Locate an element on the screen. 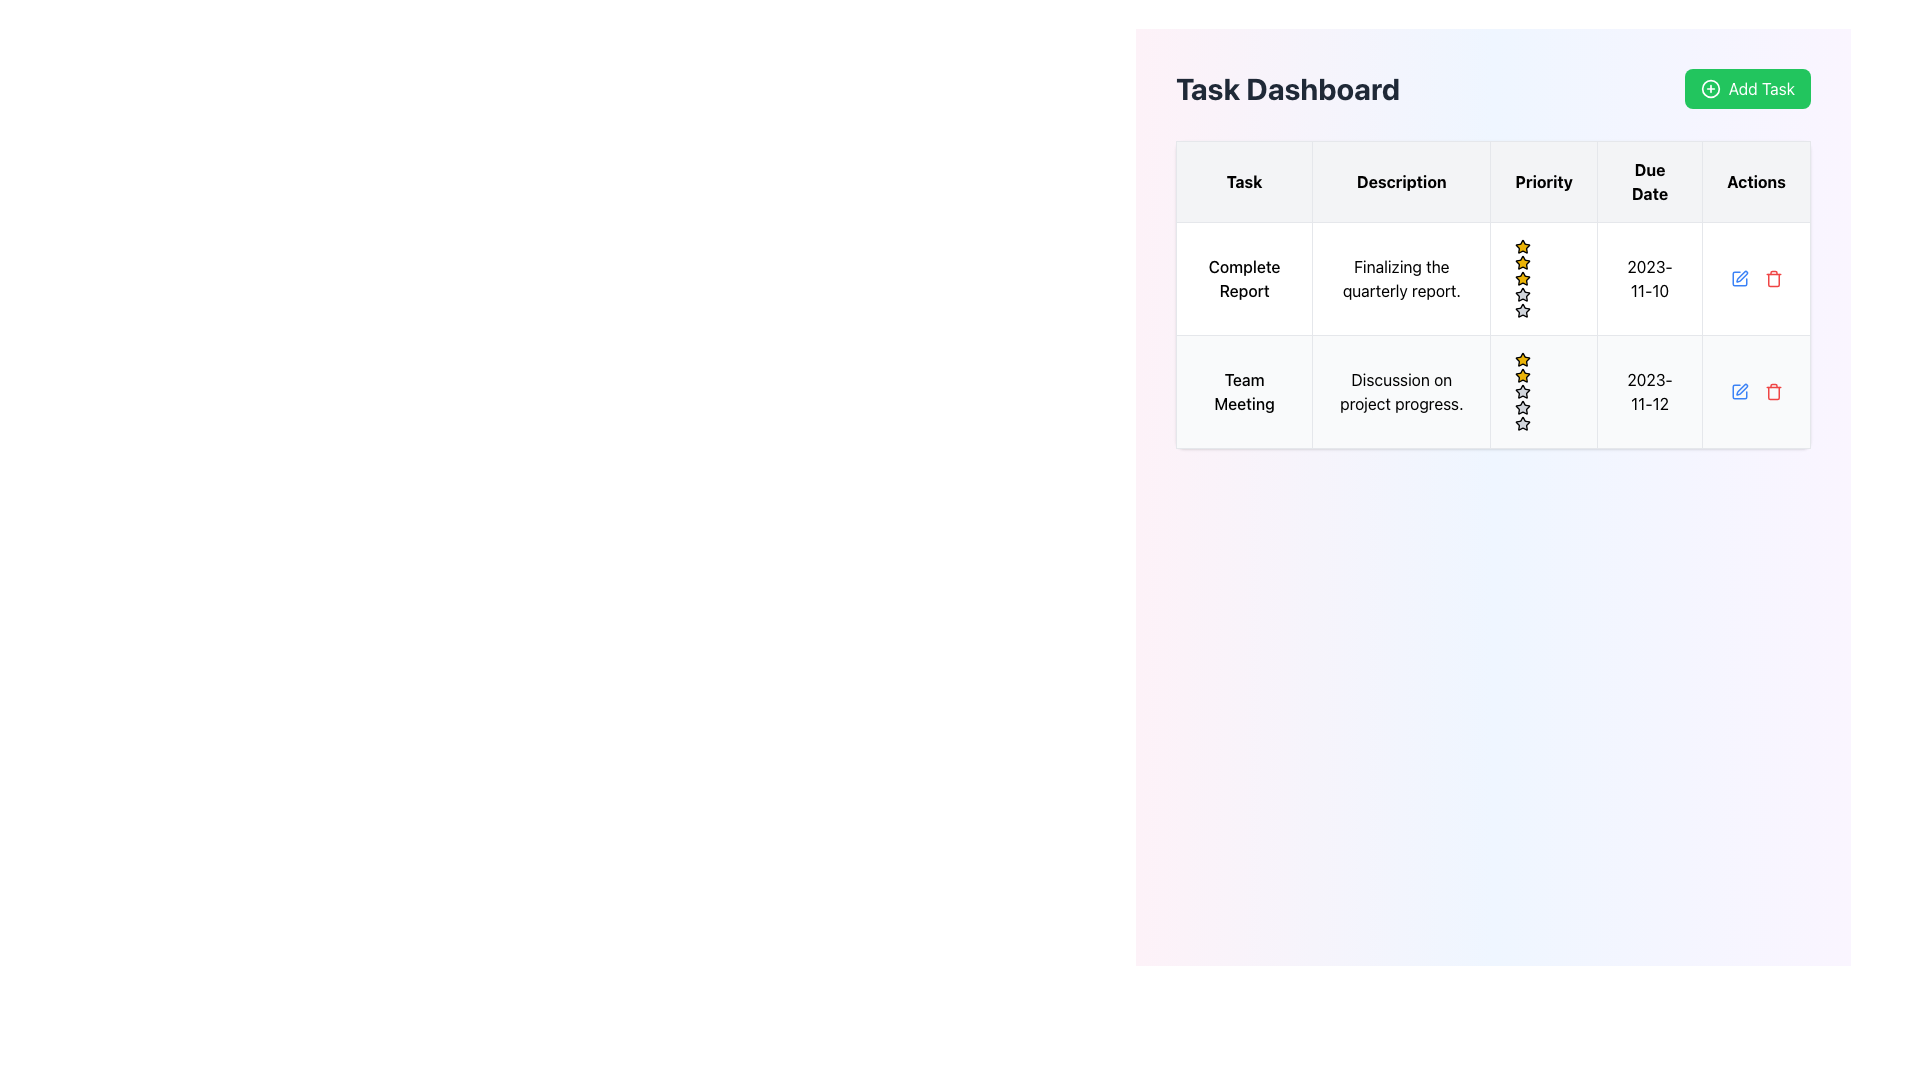  the first star icon is located at coordinates (1521, 261).